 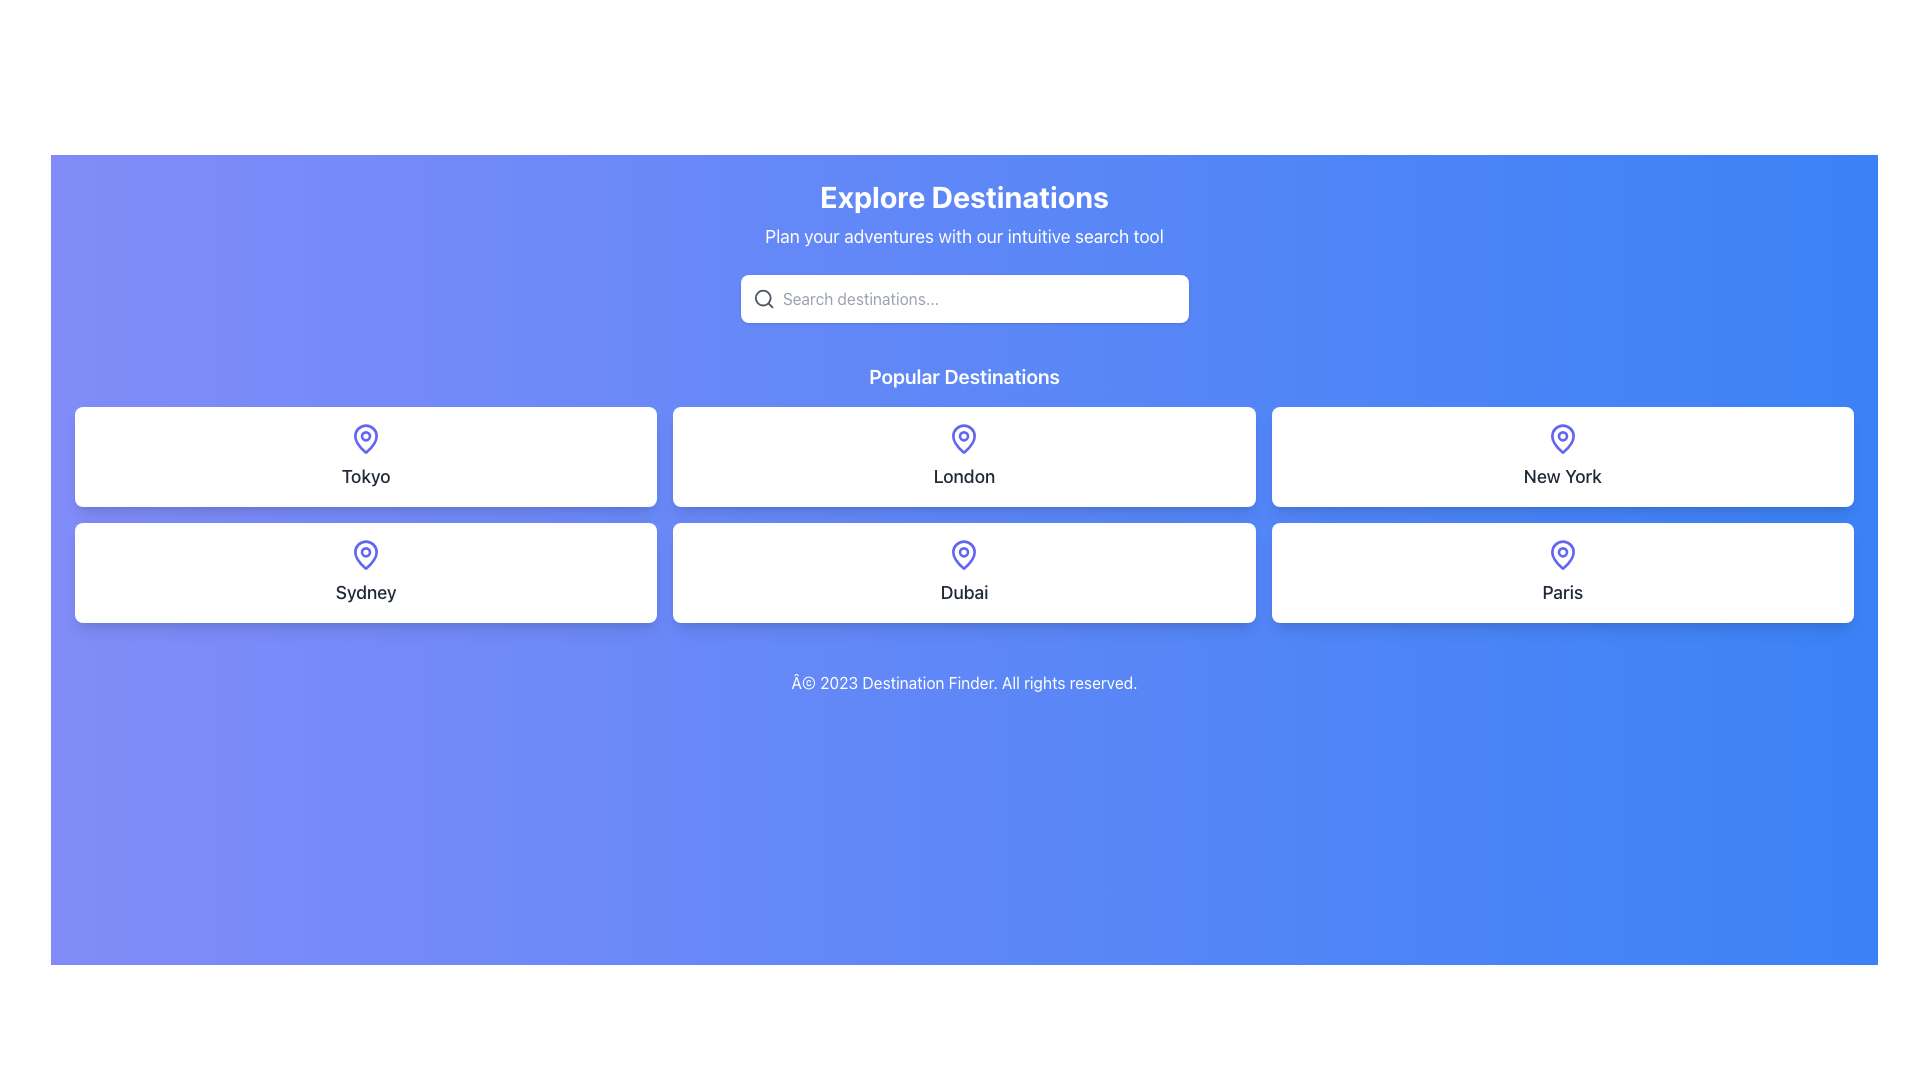 What do you see at coordinates (1561, 573) in the screenshot?
I see `the rounded card button located in the bottom-right corner of the grid layout under 'Popular Destinations', which features a blue map pin icon above the text 'Paris'` at bounding box center [1561, 573].